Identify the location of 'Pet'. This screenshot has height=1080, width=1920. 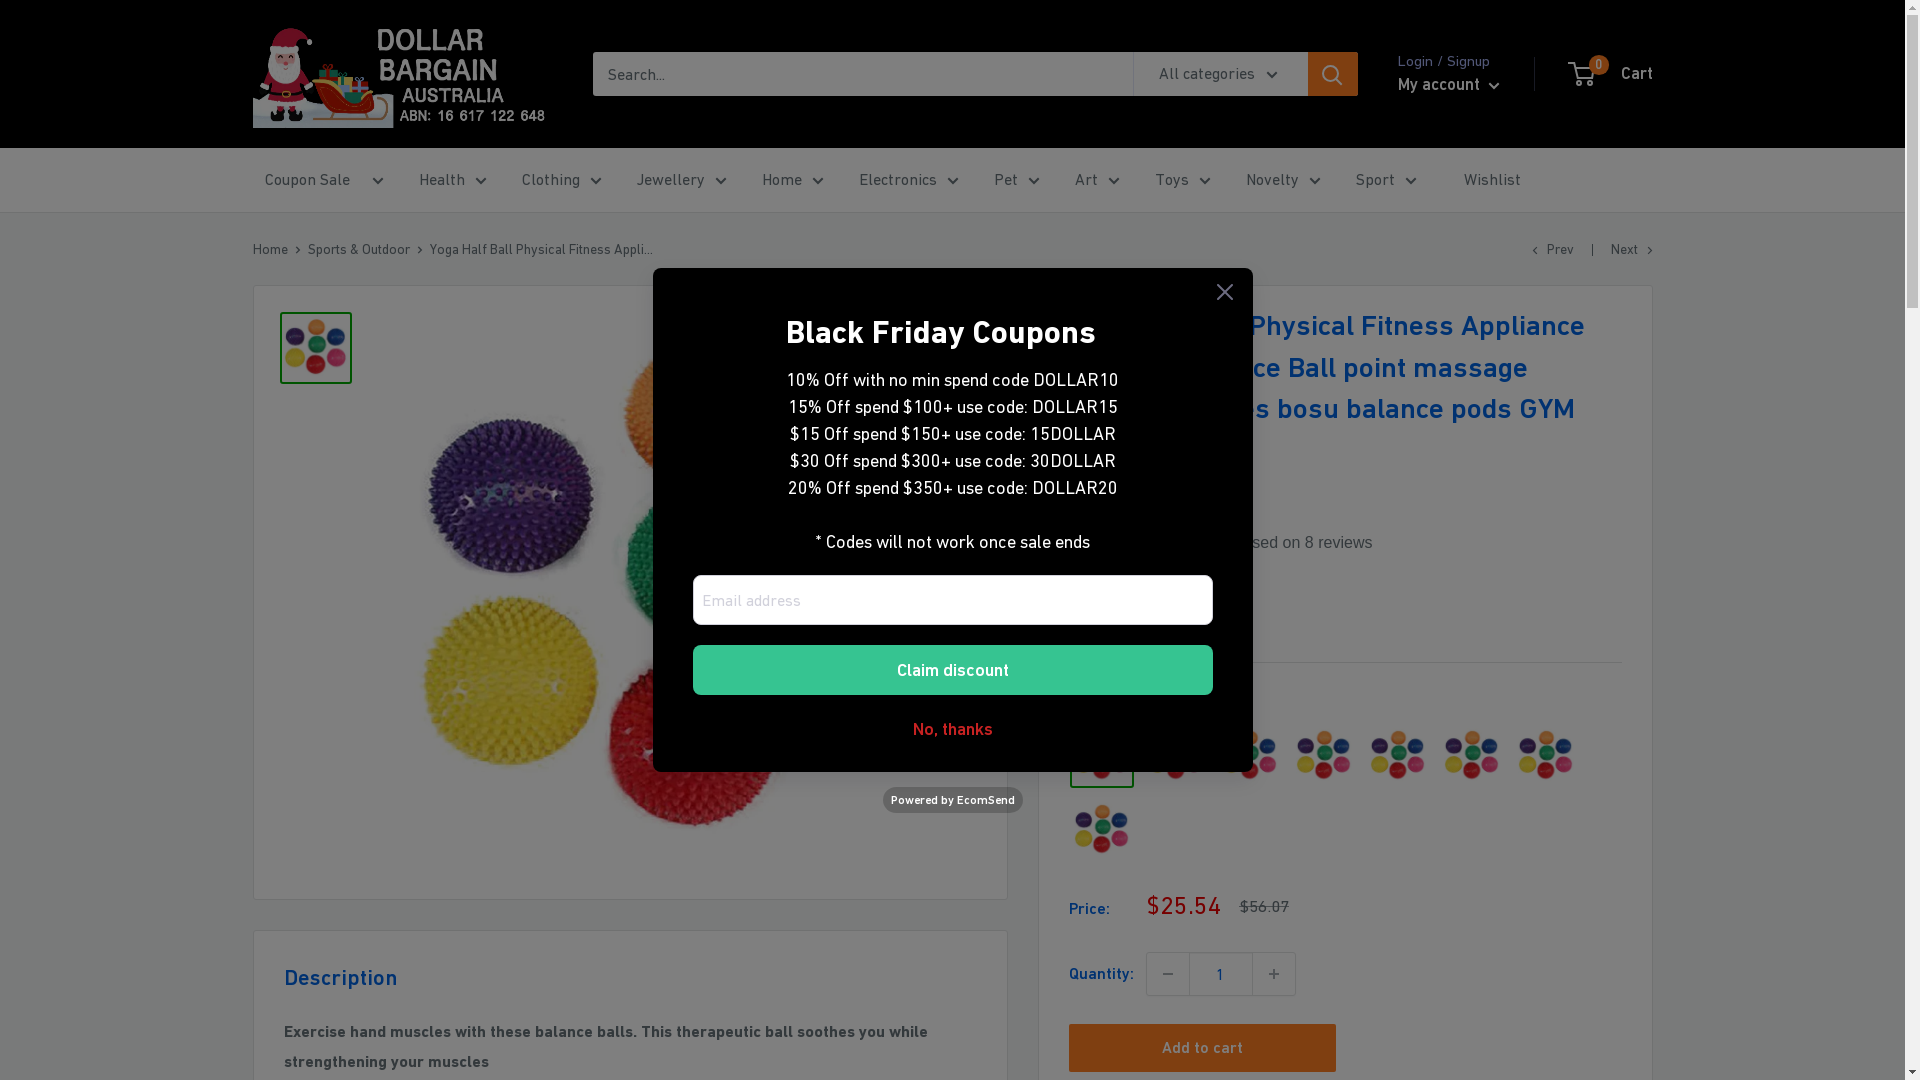
(1017, 180).